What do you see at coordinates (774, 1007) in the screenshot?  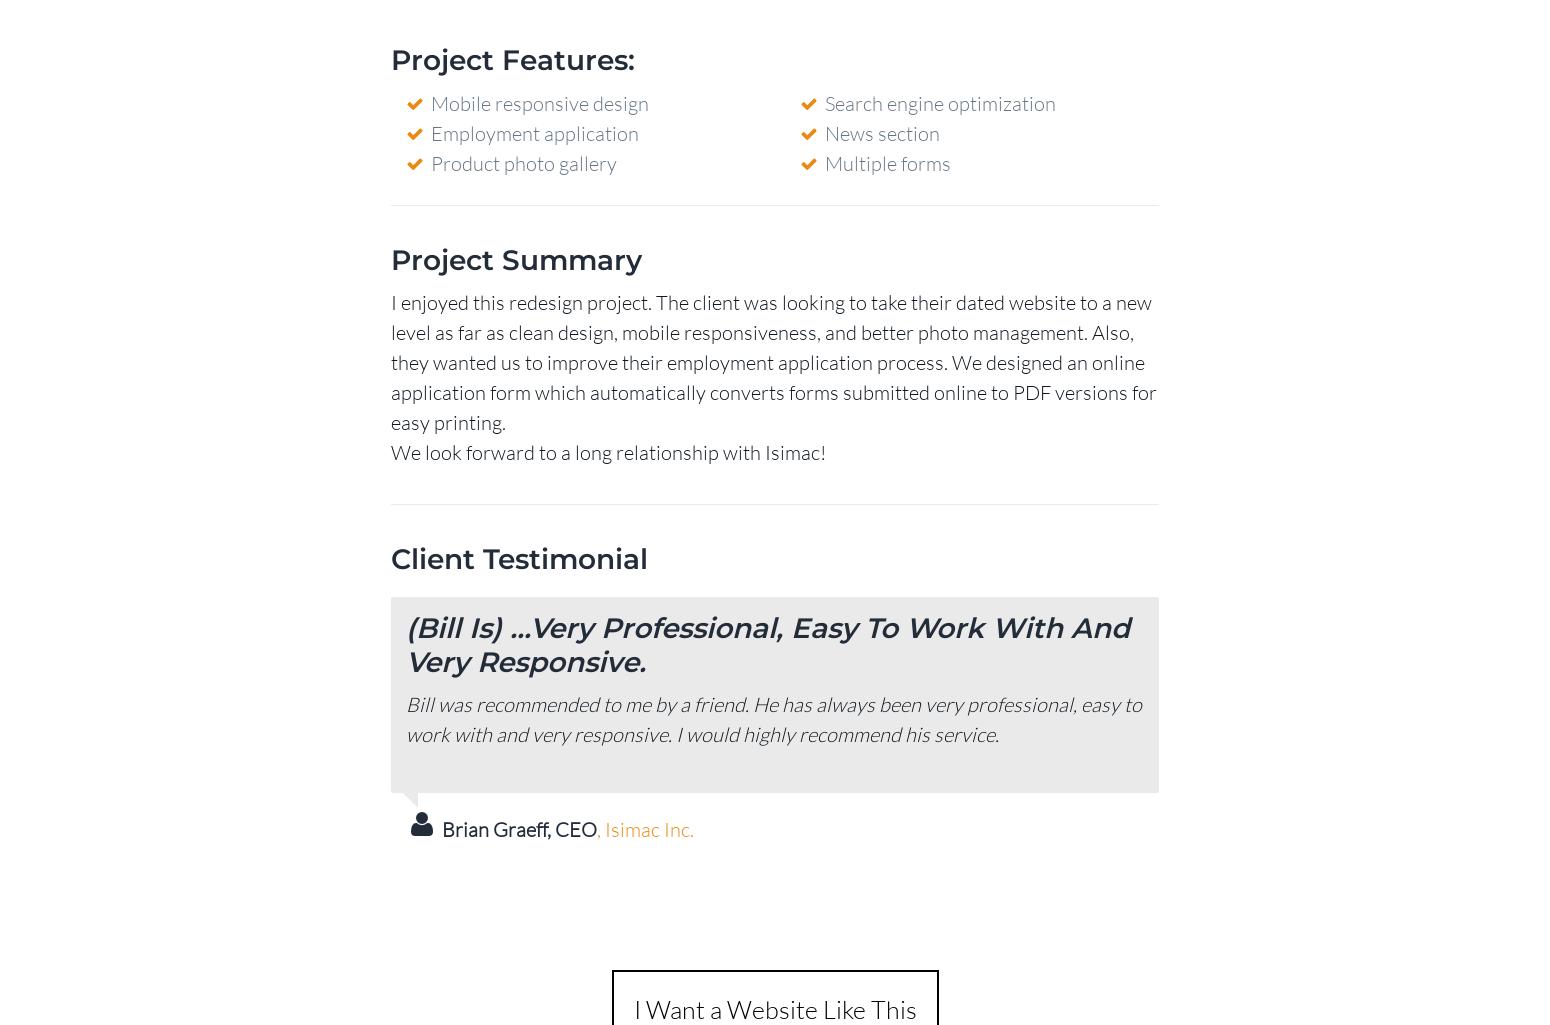 I see `'I Want a Website Like This'` at bounding box center [774, 1007].